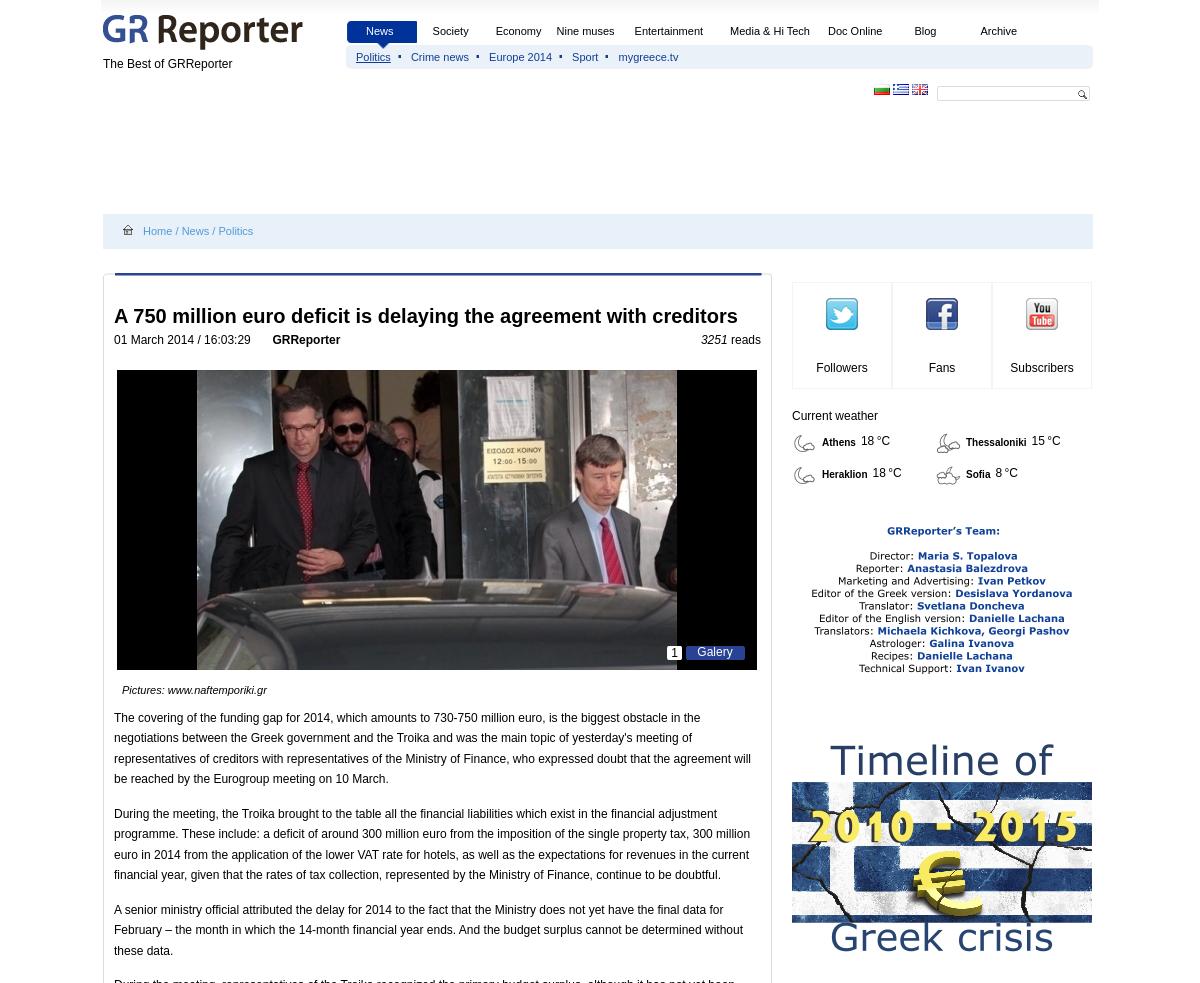 This screenshot has width=1200, height=983. I want to click on 'A senior ministry official attributed the delay for 2014 to the fact that the Ministry does not yet have the final data for February – the month in which the 14-month financial year ends. And the budget surplus cannot be determined without these data.', so click(428, 929).